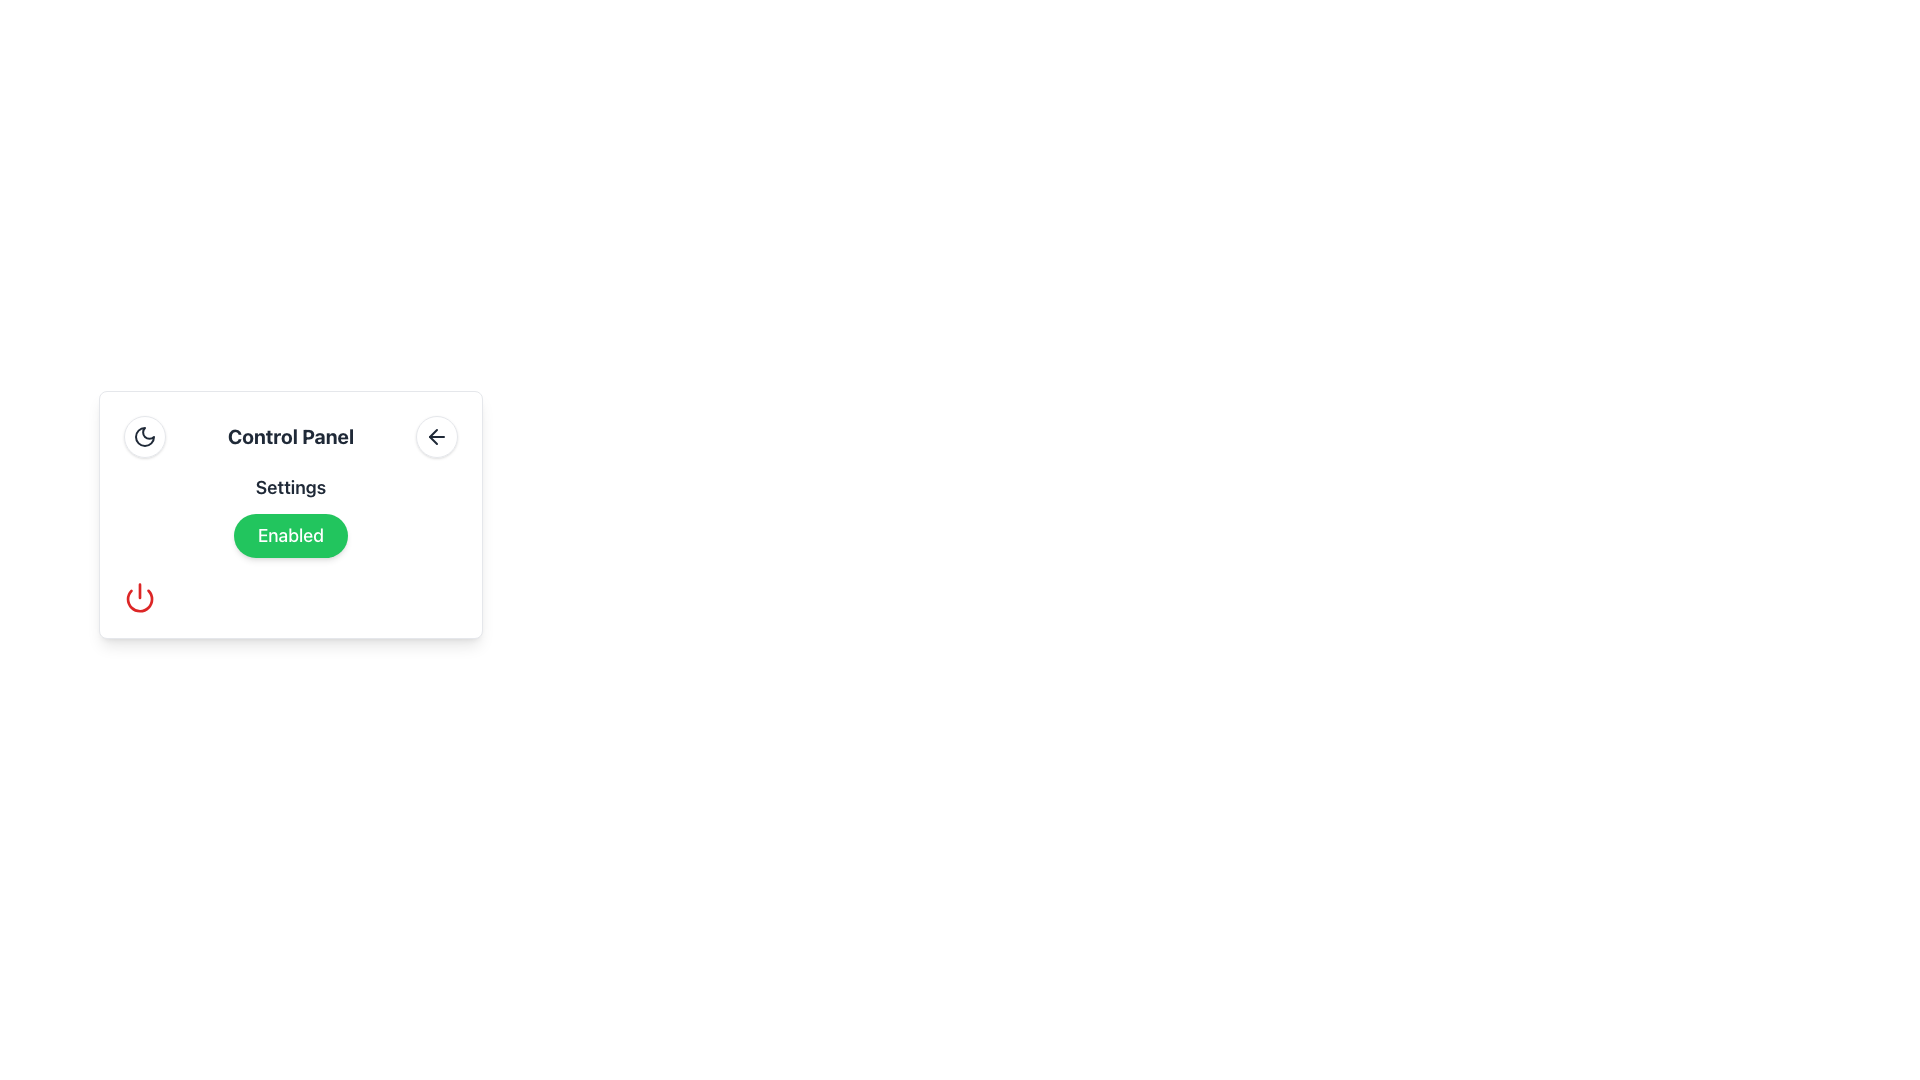 The image size is (1920, 1080). I want to click on the 'Settings' text label element, which is styled with a bold and larger font size and is centered above the green button labeled 'Enabled', so click(290, 488).